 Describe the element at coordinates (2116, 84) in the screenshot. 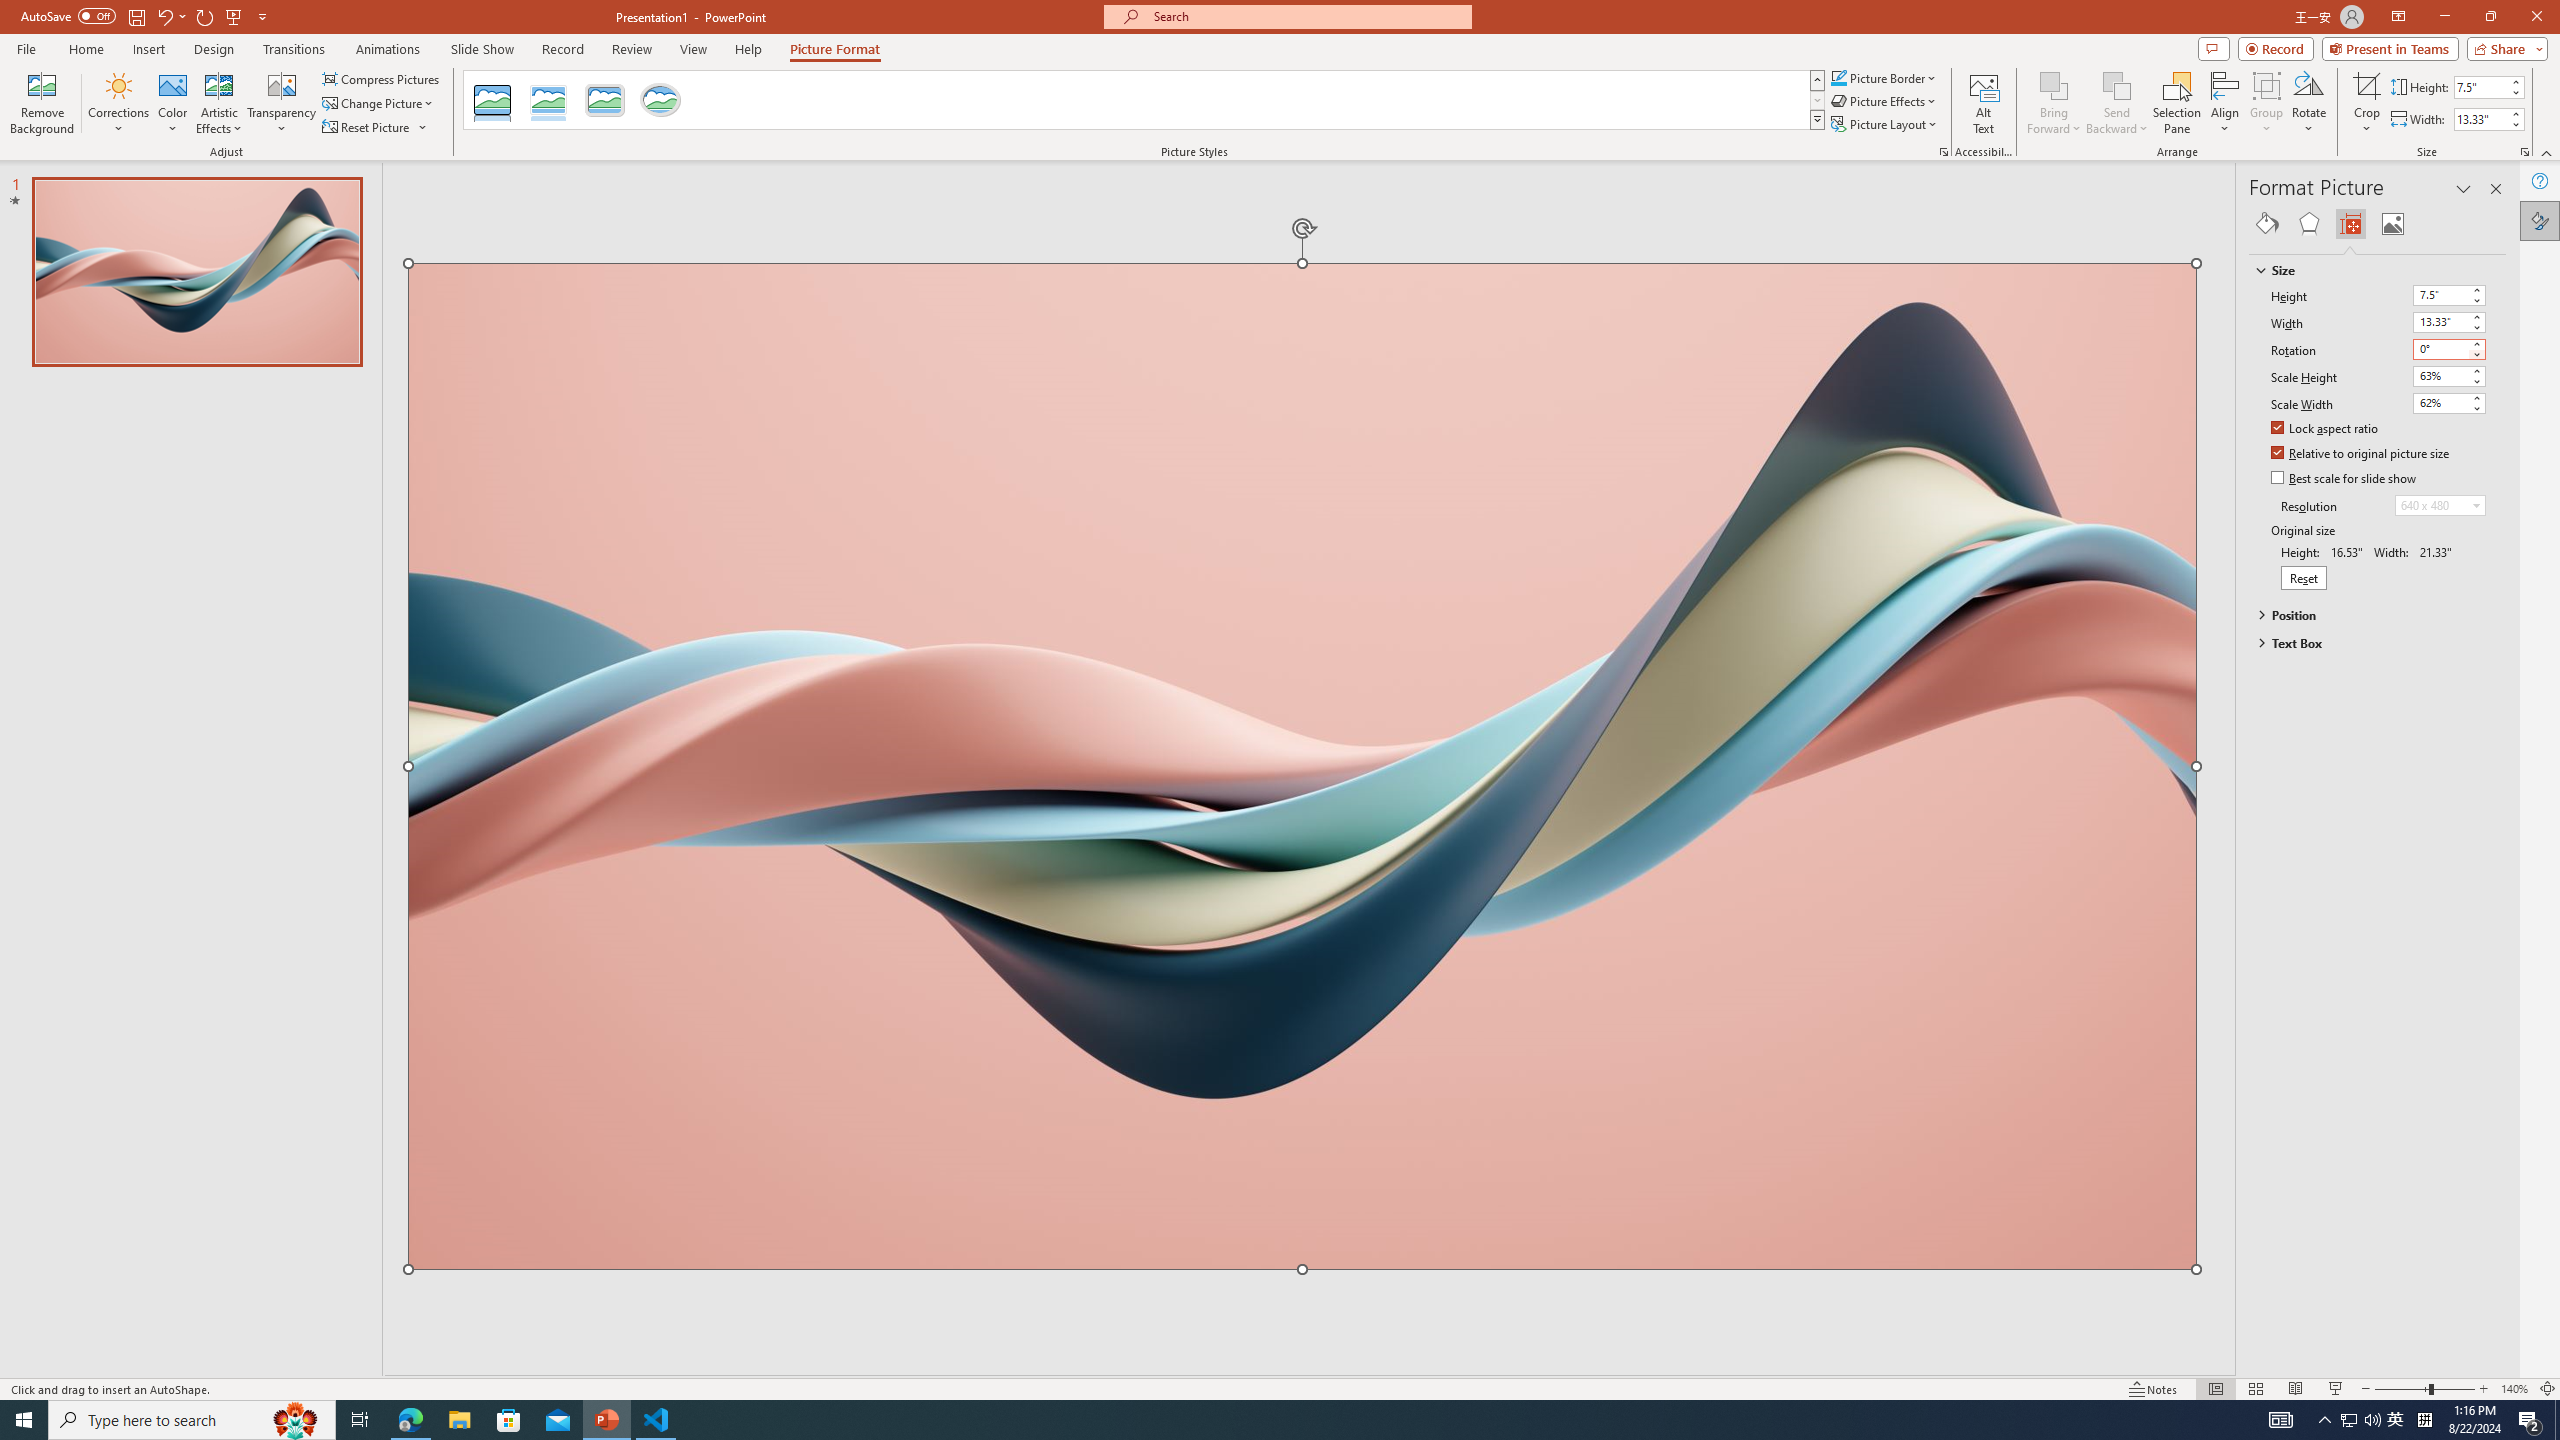

I see `'Send Backward'` at that location.